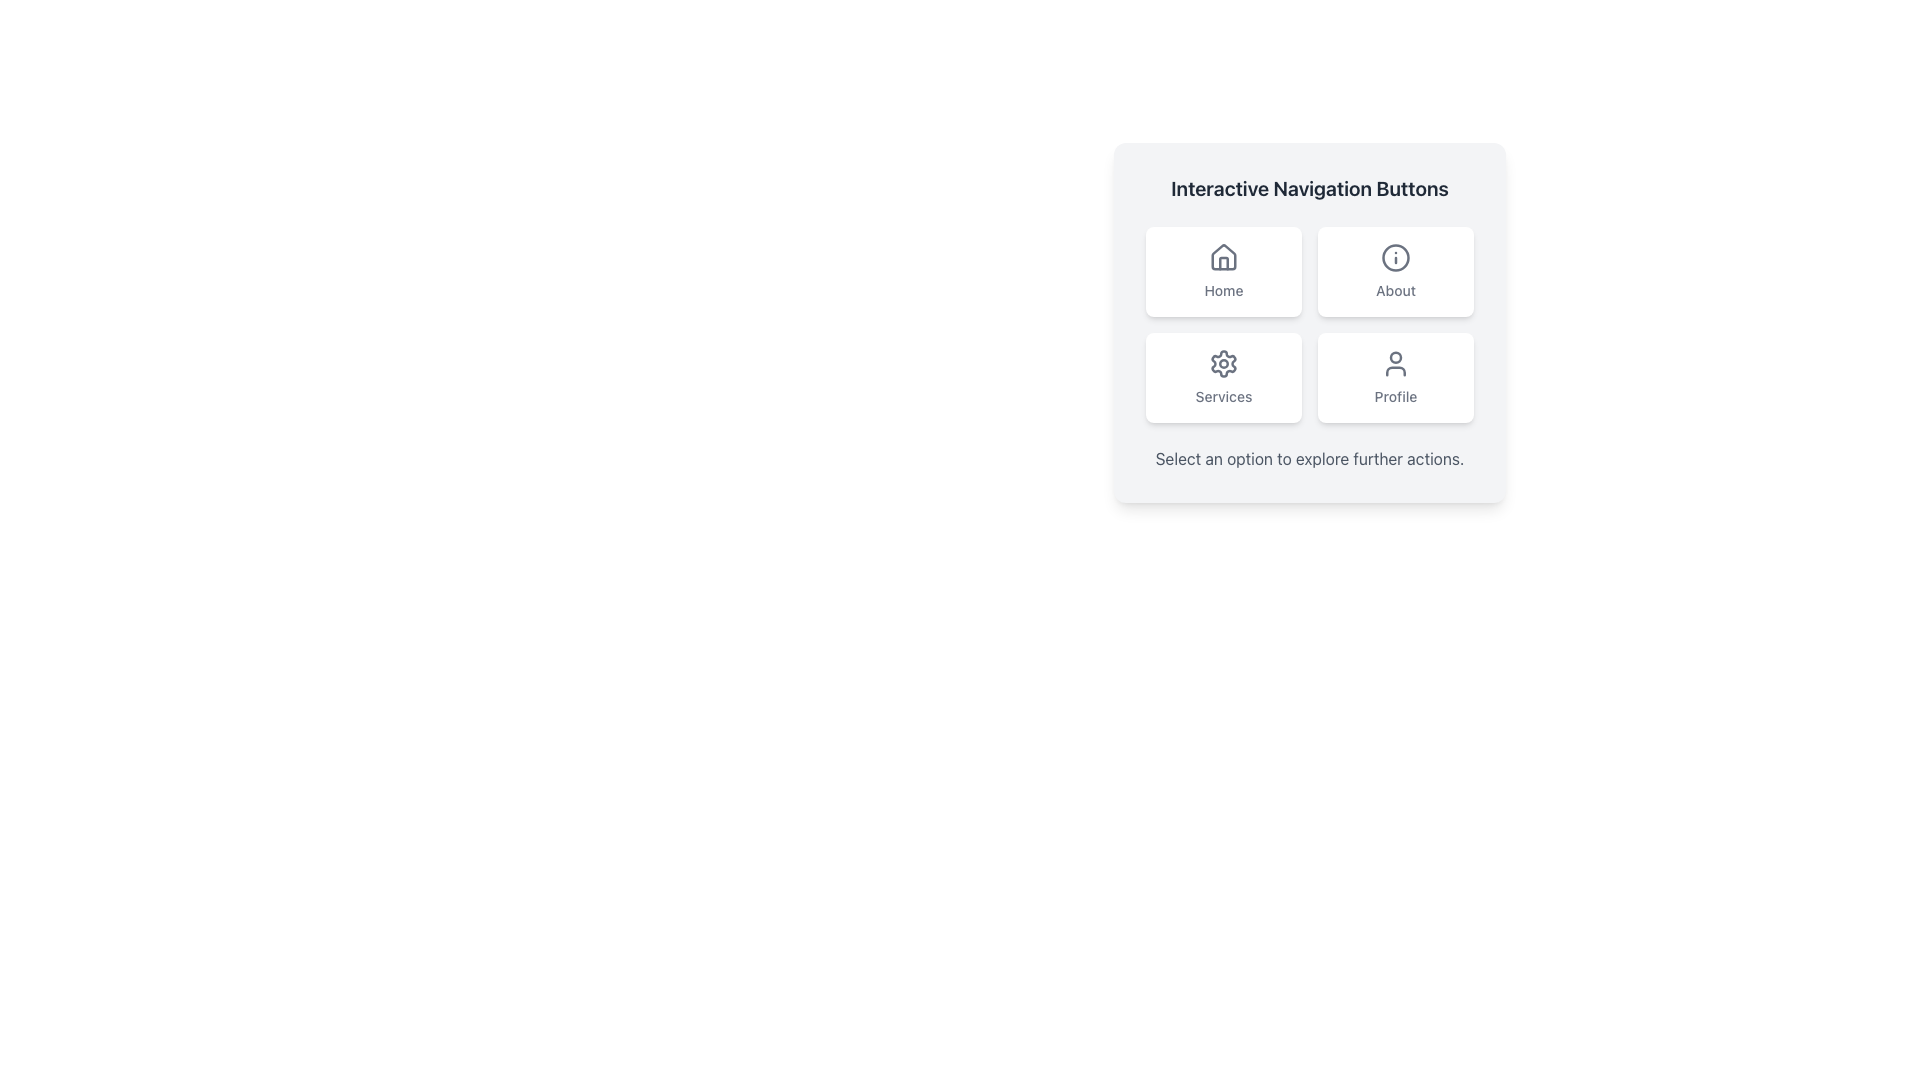 The height and width of the screenshot is (1080, 1920). What do you see at coordinates (1223, 397) in the screenshot?
I see `the text label 'Services' located in the bottom-left rectangle of a 2x2 grid layout, directly beneath the gear icon` at bounding box center [1223, 397].